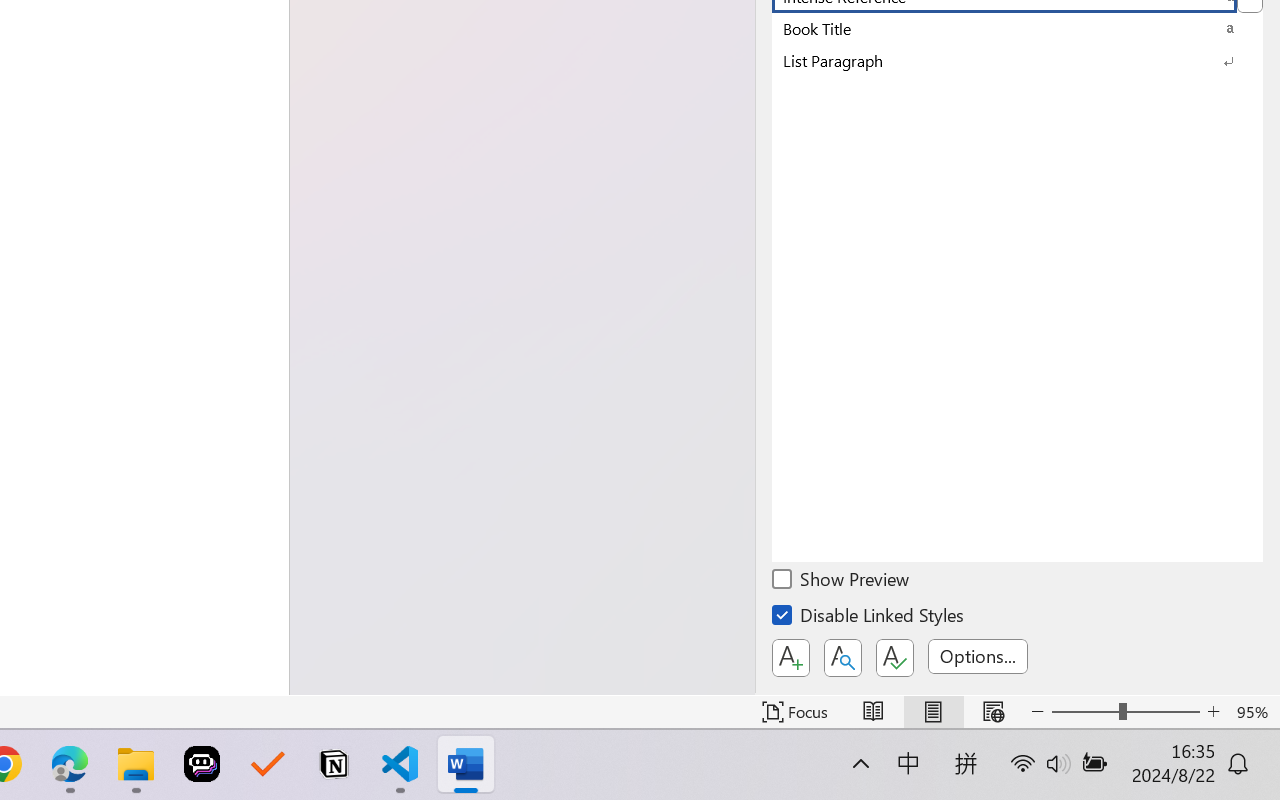 This screenshot has height=800, width=1280. Describe the element at coordinates (977, 655) in the screenshot. I see `'Options...'` at that location.